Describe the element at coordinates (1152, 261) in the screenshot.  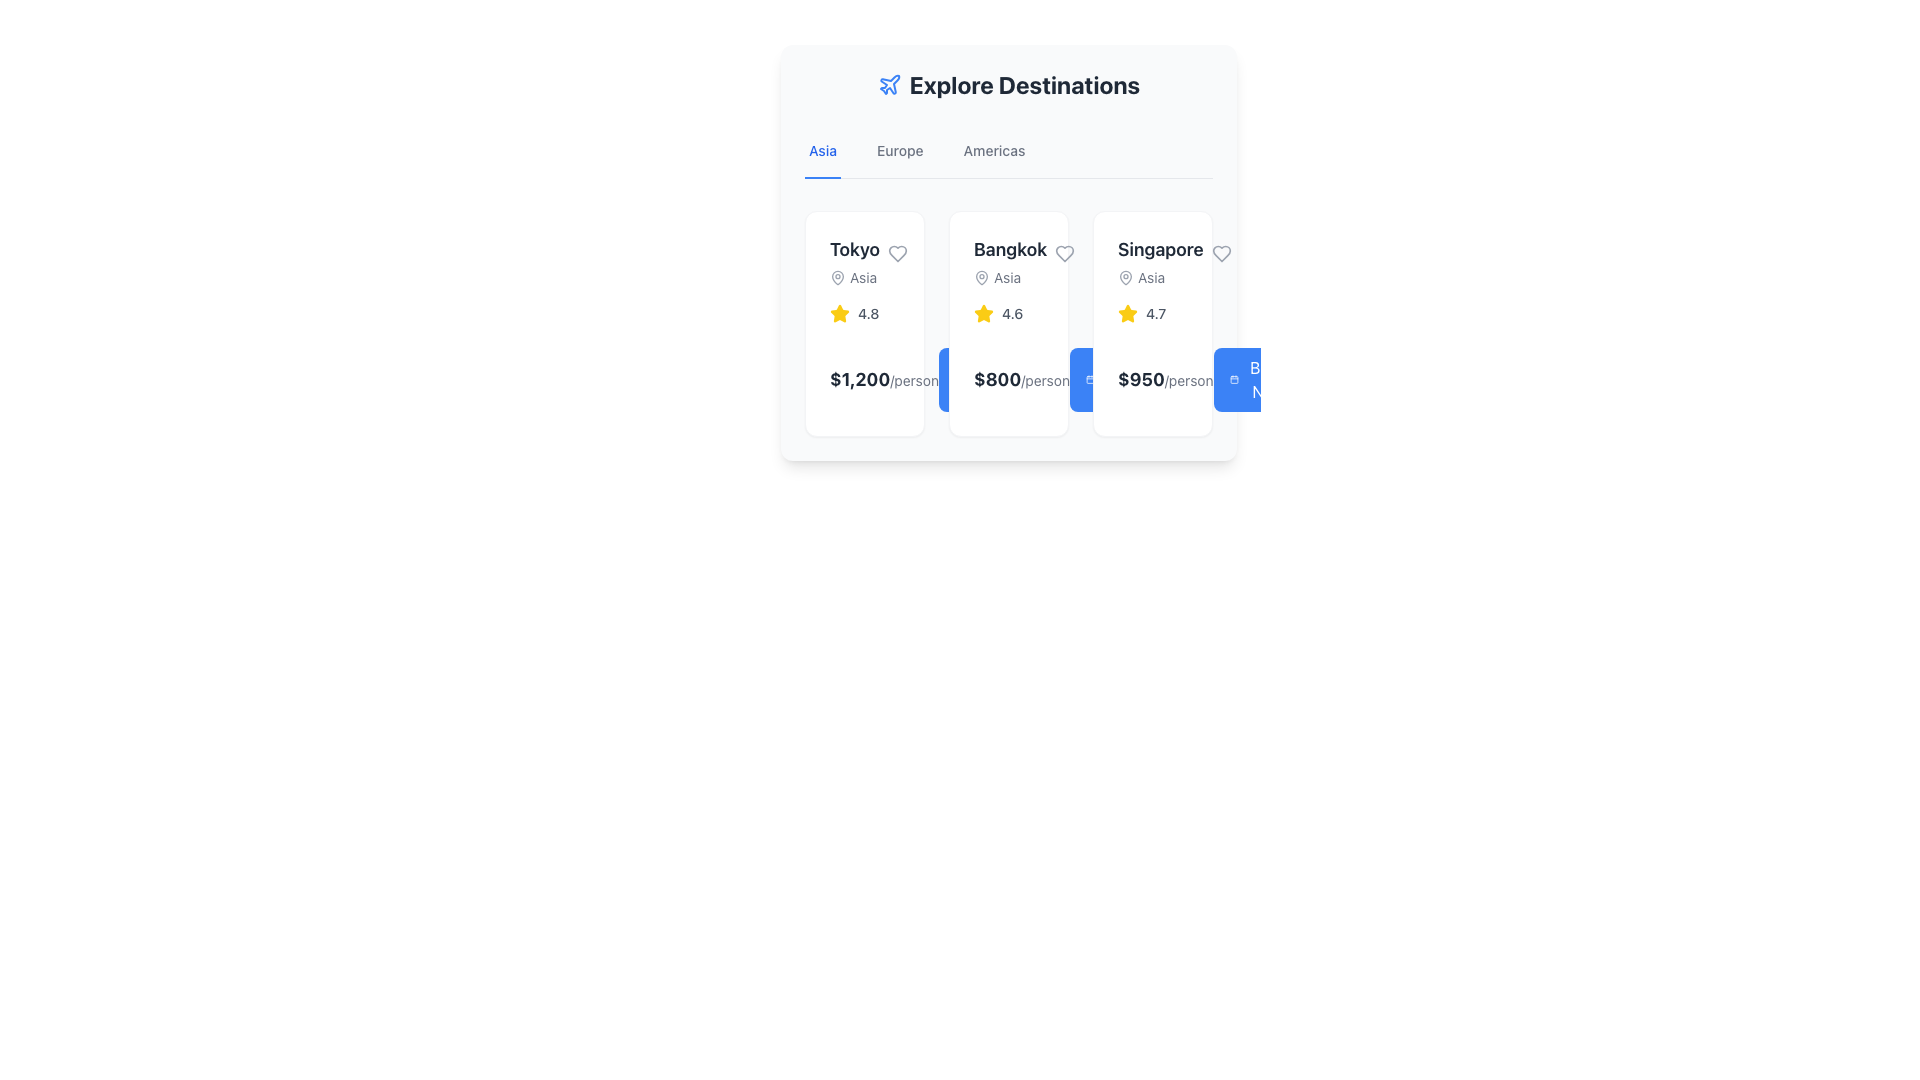
I see `the text label that displays 'Singapore', which is part of the destination card located under the 'Asia' tab in the 'Explore Destinations' panel` at that location.